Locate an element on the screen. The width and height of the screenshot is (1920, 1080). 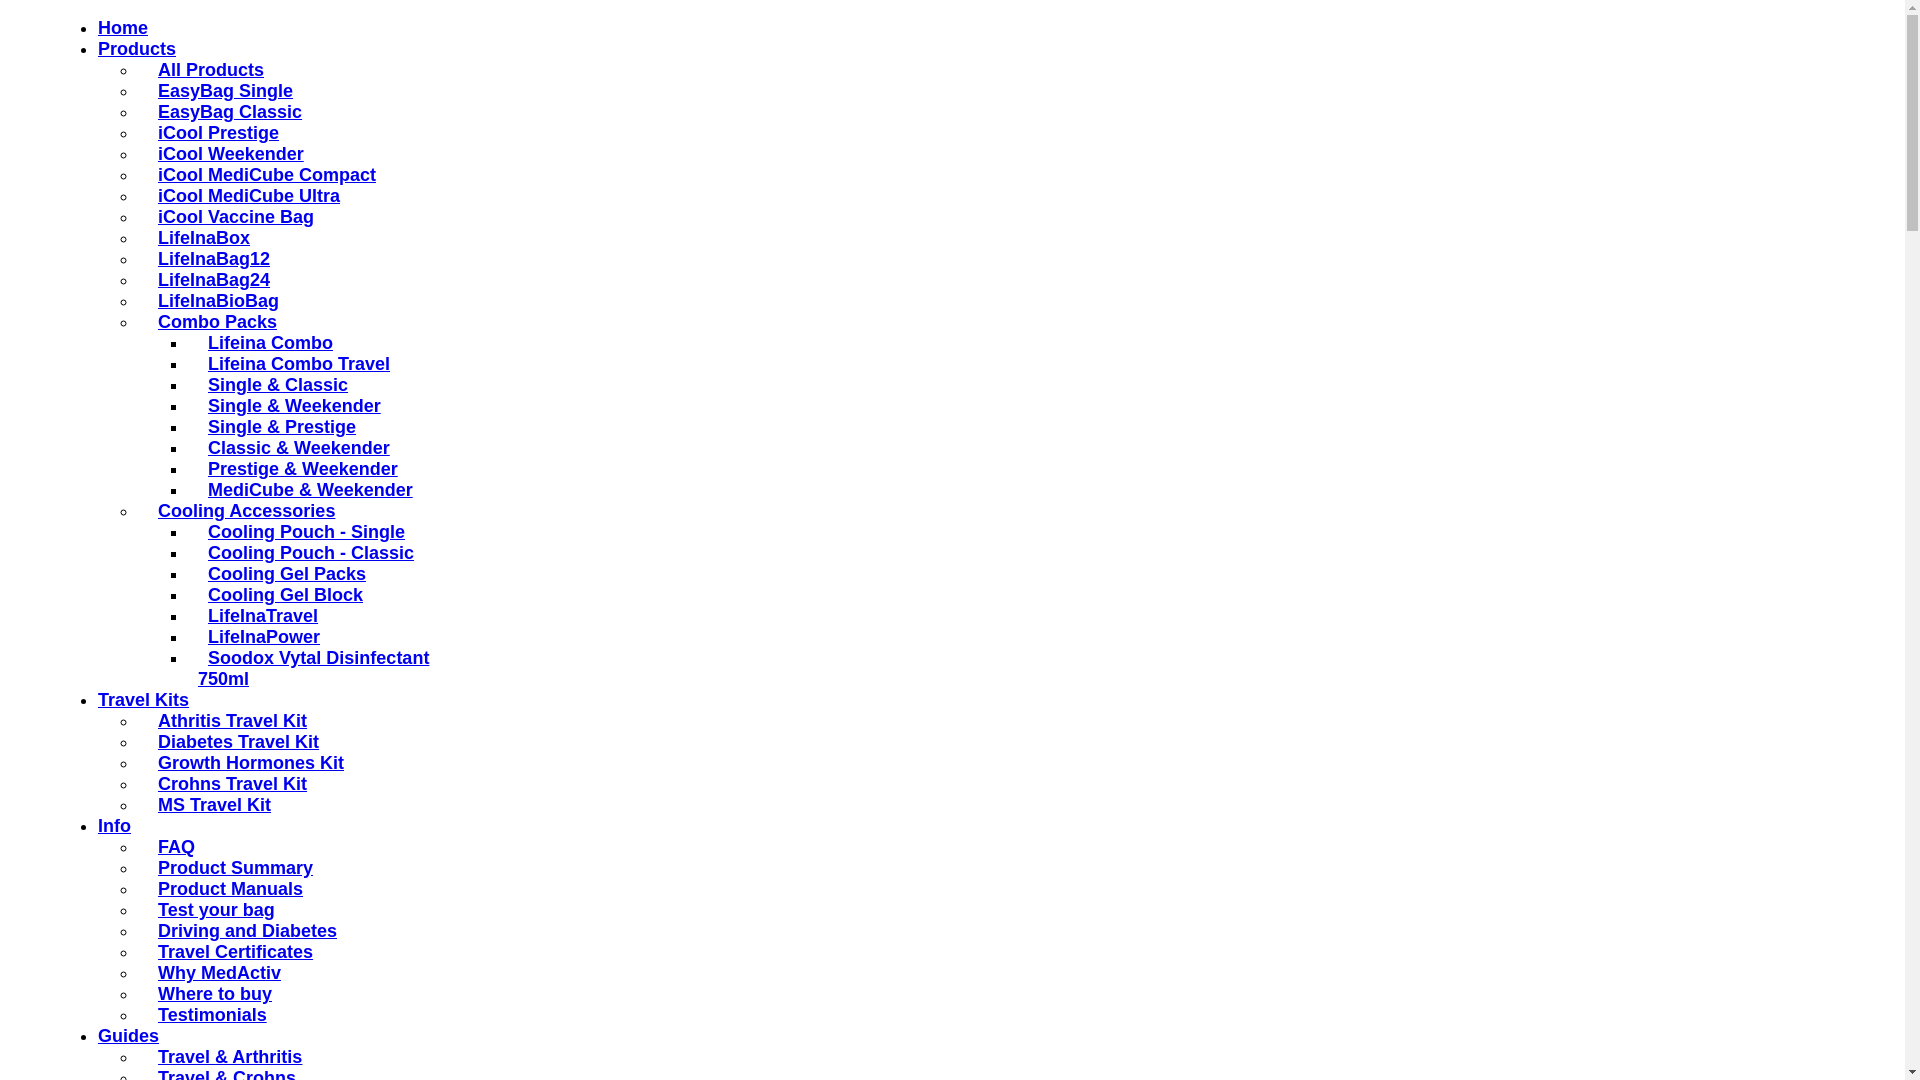
'Crohns Travel Kit' is located at coordinates (227, 782).